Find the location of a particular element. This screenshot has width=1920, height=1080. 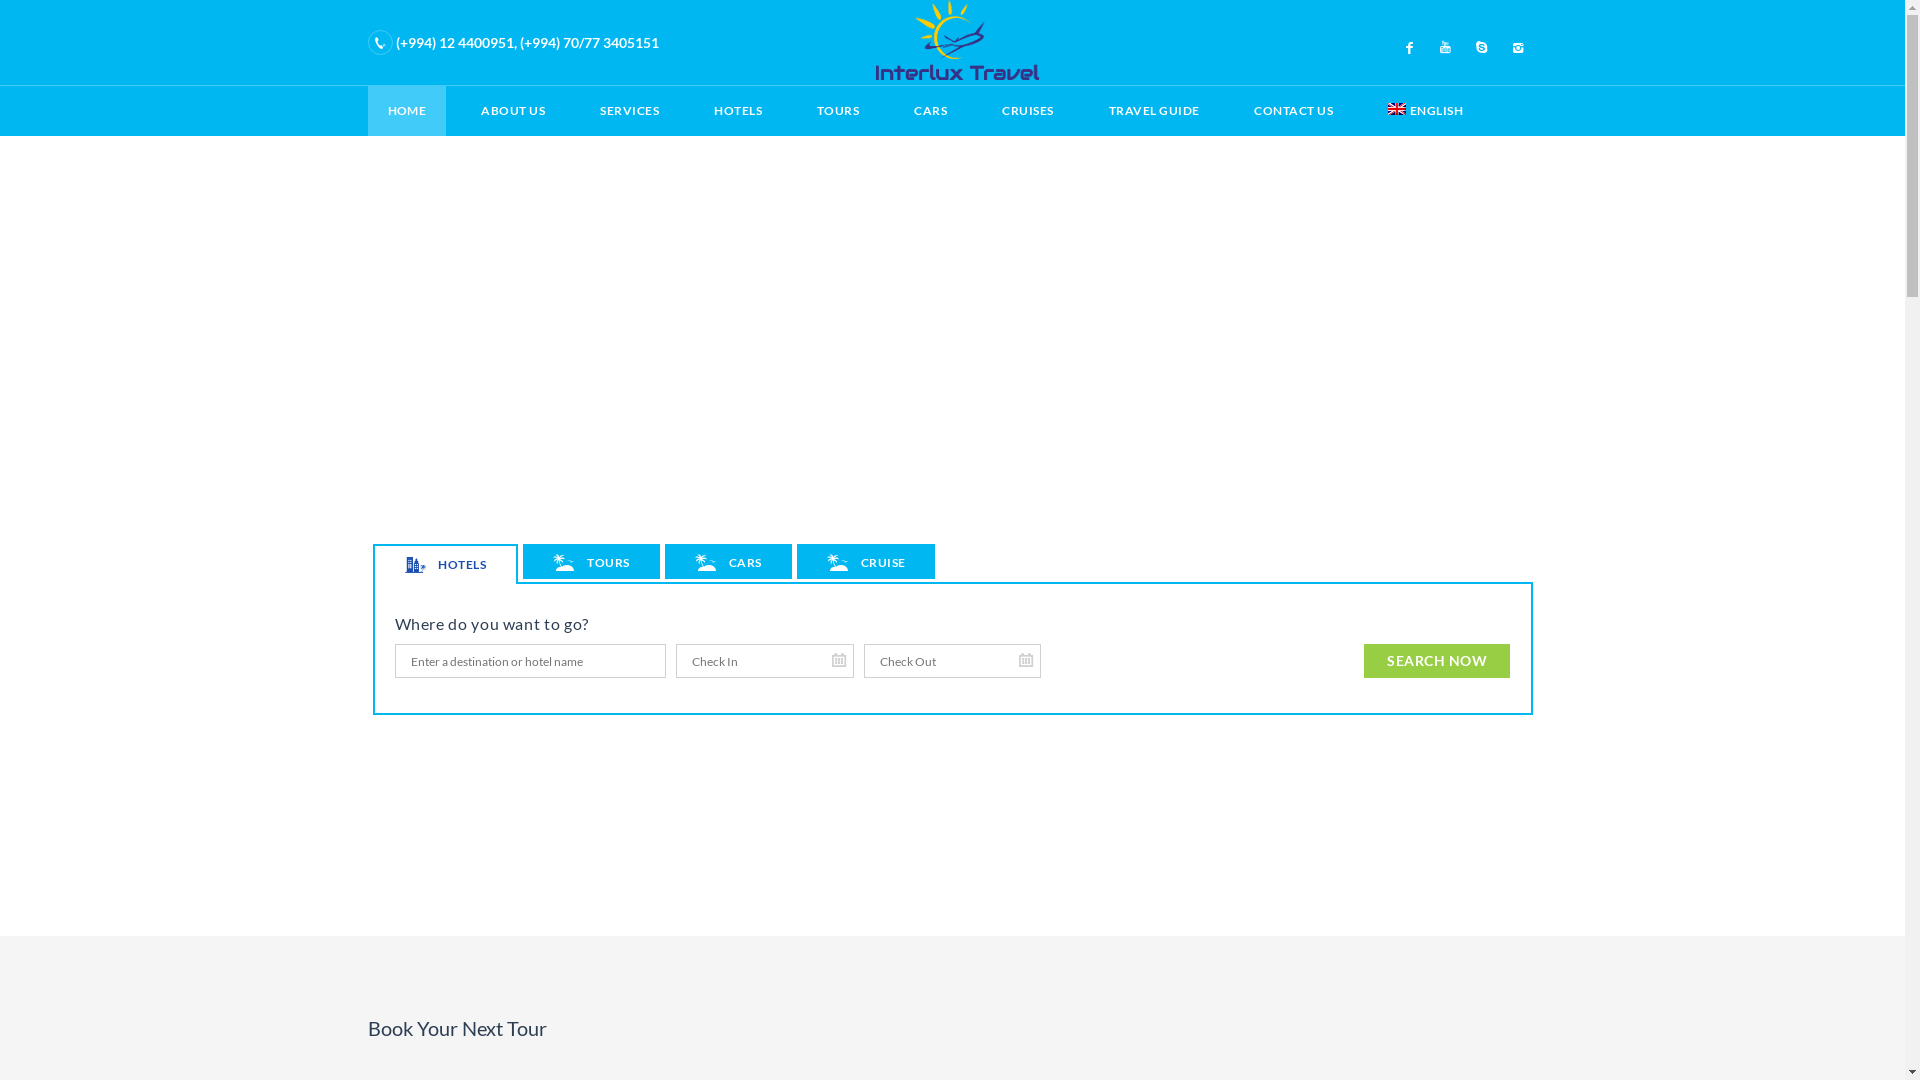

'CRUISES' is located at coordinates (1027, 111).